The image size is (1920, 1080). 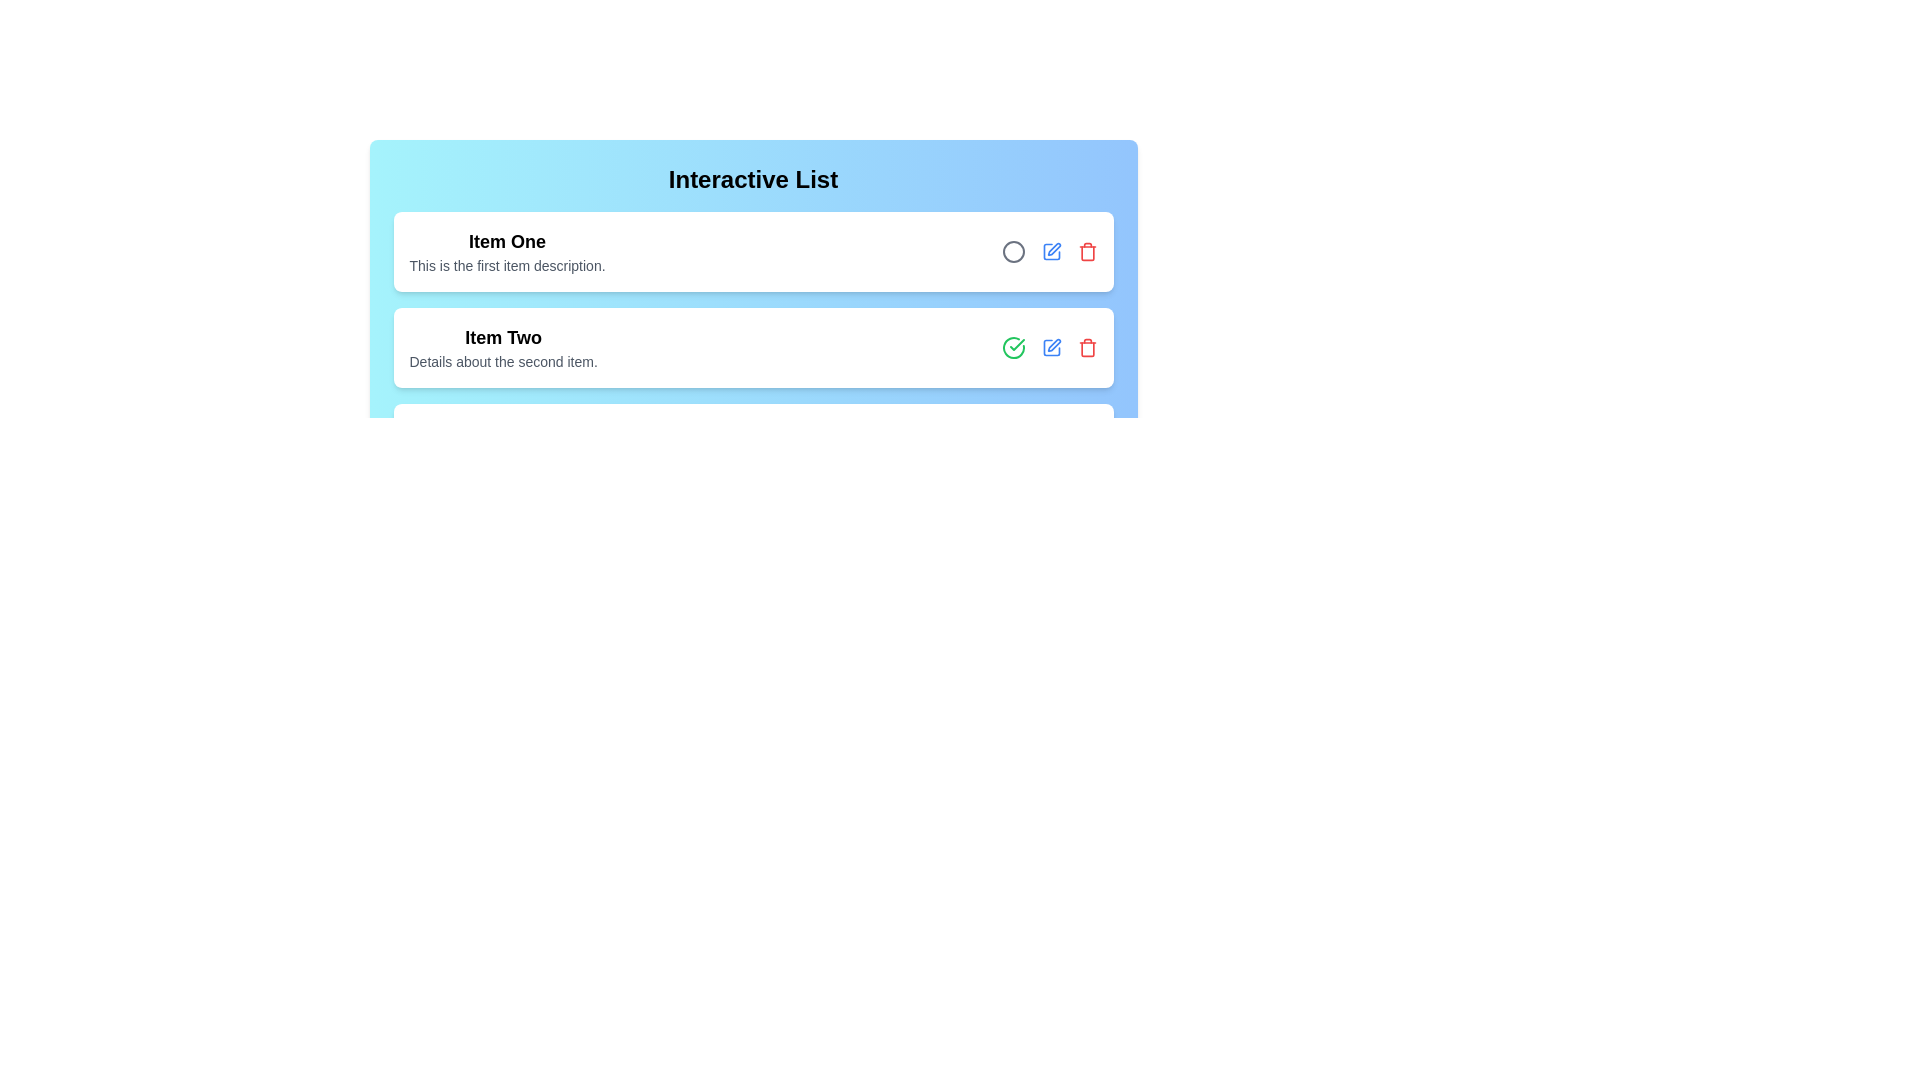 What do you see at coordinates (1013, 346) in the screenshot?
I see `the toggle icon of the item with name Item Two` at bounding box center [1013, 346].